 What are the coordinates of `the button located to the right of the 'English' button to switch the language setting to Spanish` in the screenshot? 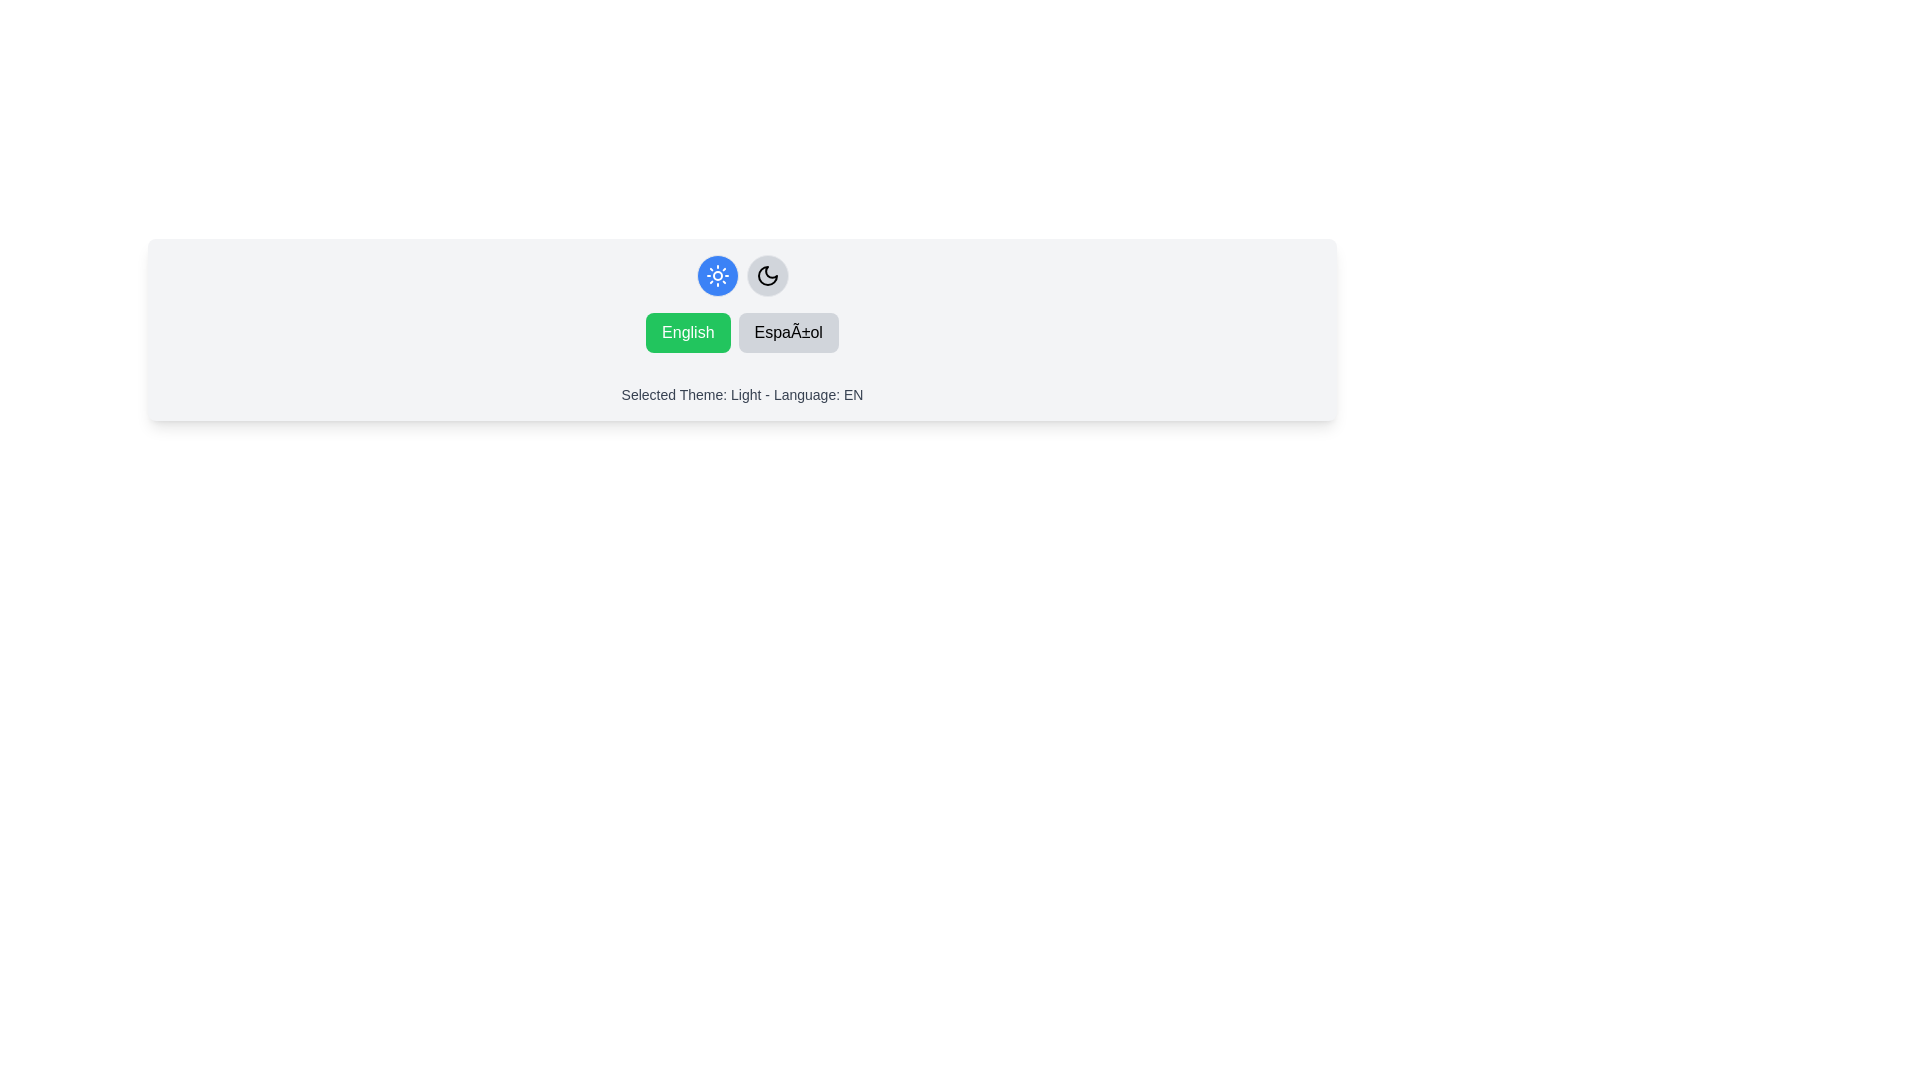 It's located at (787, 331).